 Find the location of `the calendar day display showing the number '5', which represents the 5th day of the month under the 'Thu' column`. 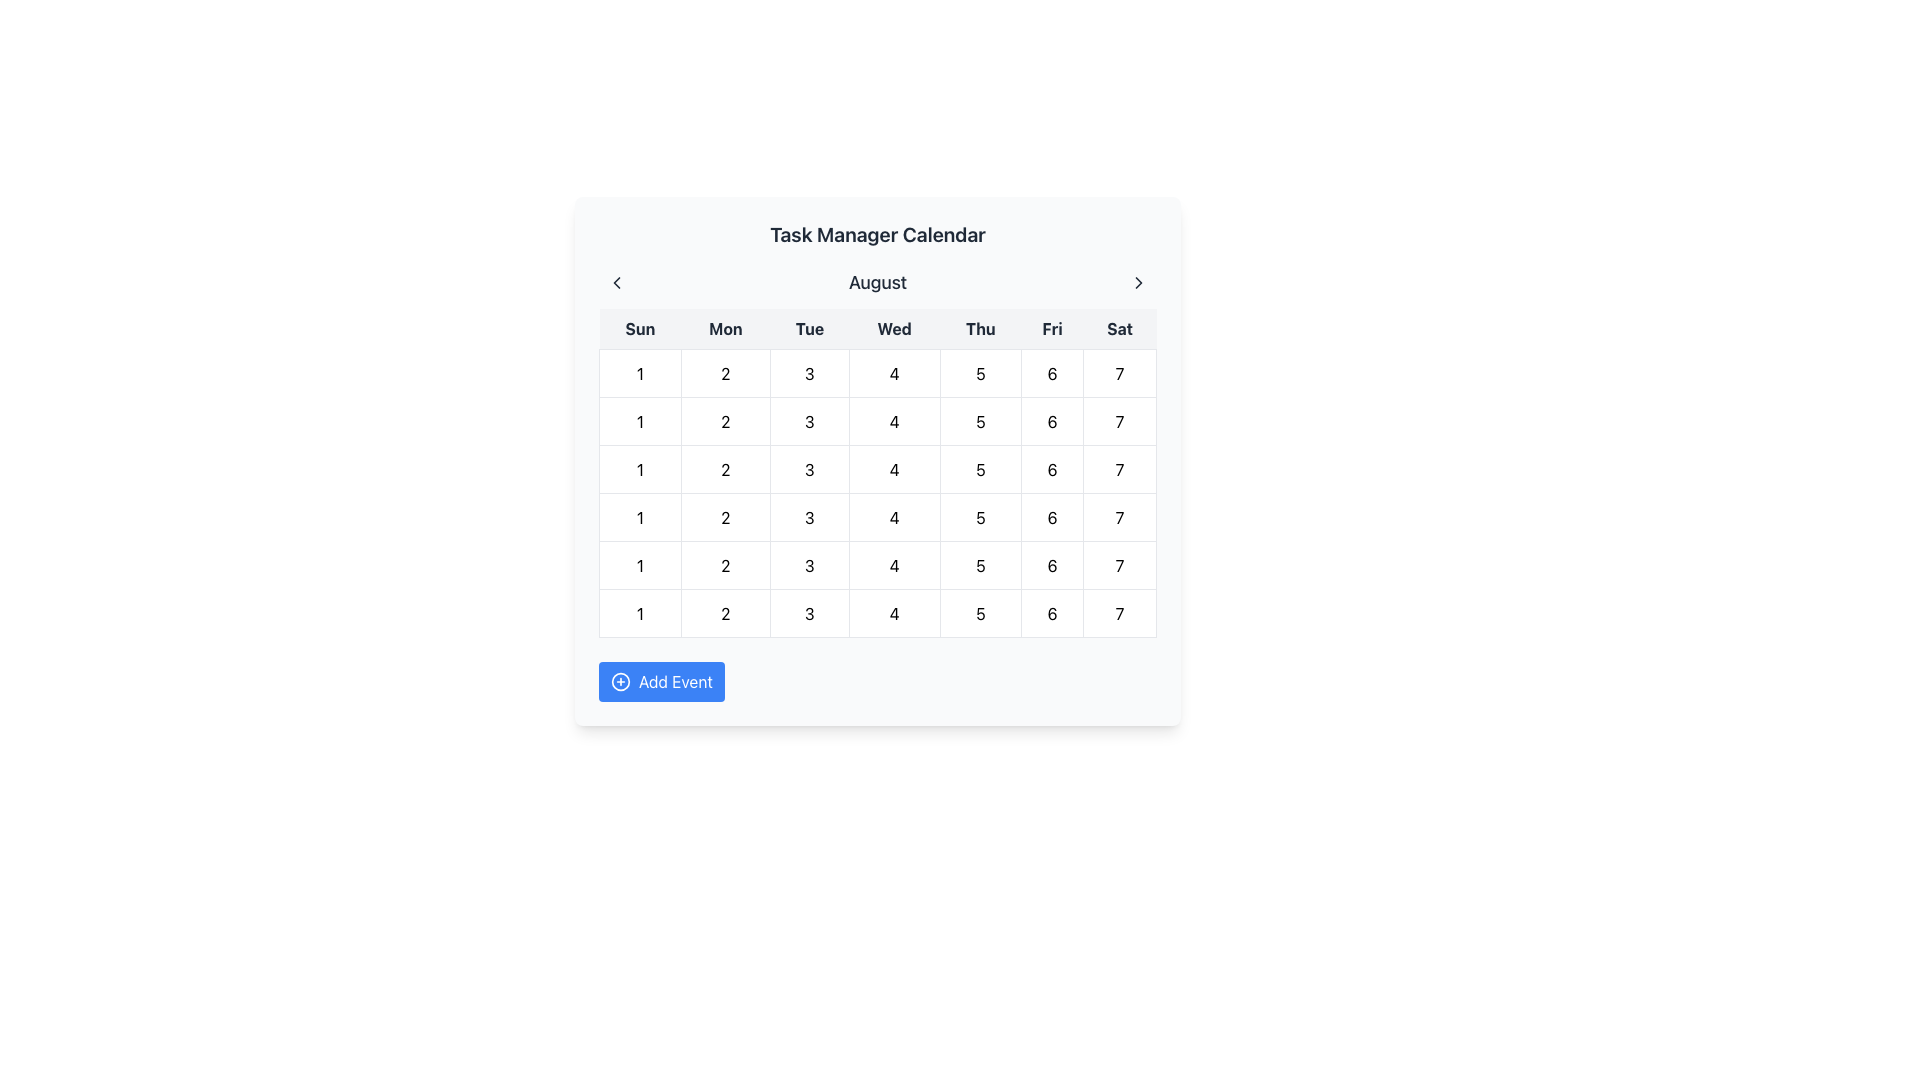

the calendar day display showing the number '5', which represents the 5th day of the month under the 'Thu' column is located at coordinates (980, 373).